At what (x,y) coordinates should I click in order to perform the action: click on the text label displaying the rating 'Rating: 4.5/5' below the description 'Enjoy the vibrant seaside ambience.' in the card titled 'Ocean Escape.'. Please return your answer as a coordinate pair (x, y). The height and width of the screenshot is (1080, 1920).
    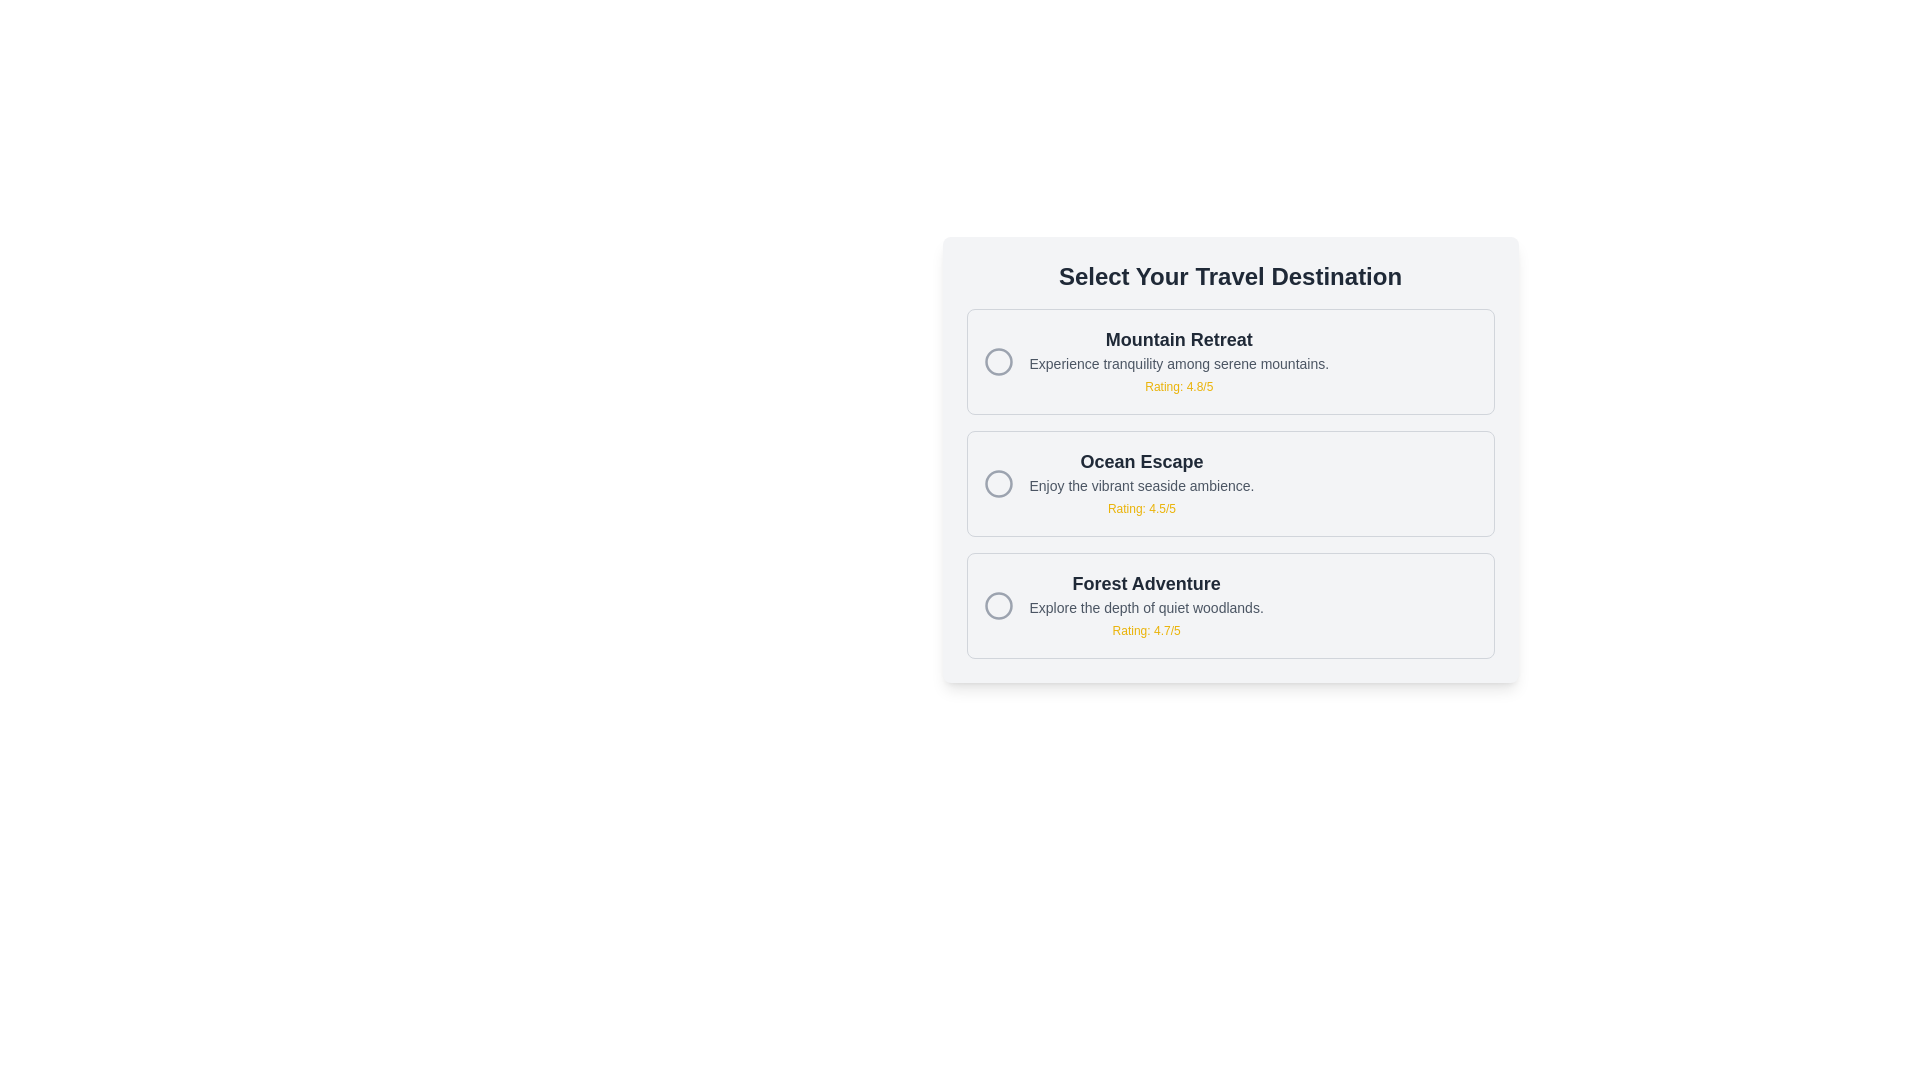
    Looking at the image, I should click on (1142, 508).